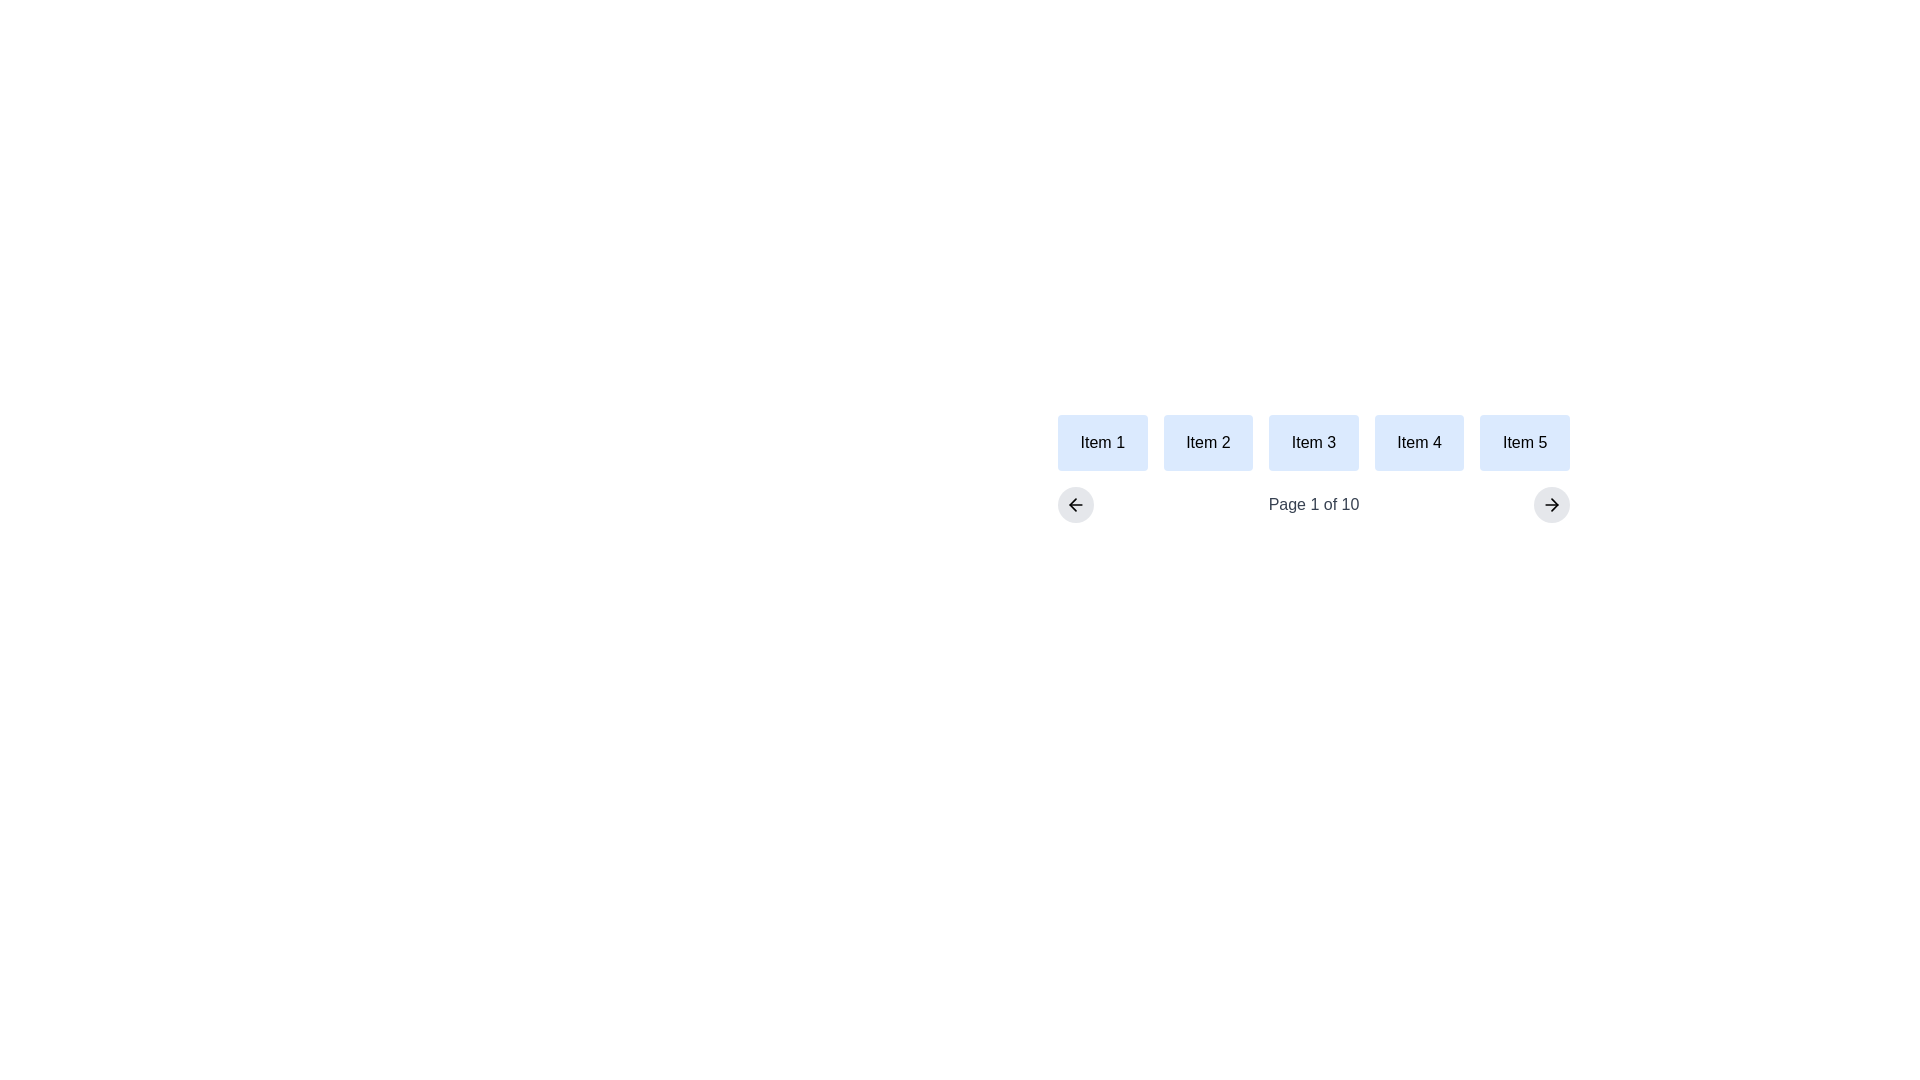  What do you see at coordinates (1550, 504) in the screenshot?
I see `the circular button with a gray background and black right arrow icon located at the far right of the pagination navigation section to change its appearance slightly` at bounding box center [1550, 504].